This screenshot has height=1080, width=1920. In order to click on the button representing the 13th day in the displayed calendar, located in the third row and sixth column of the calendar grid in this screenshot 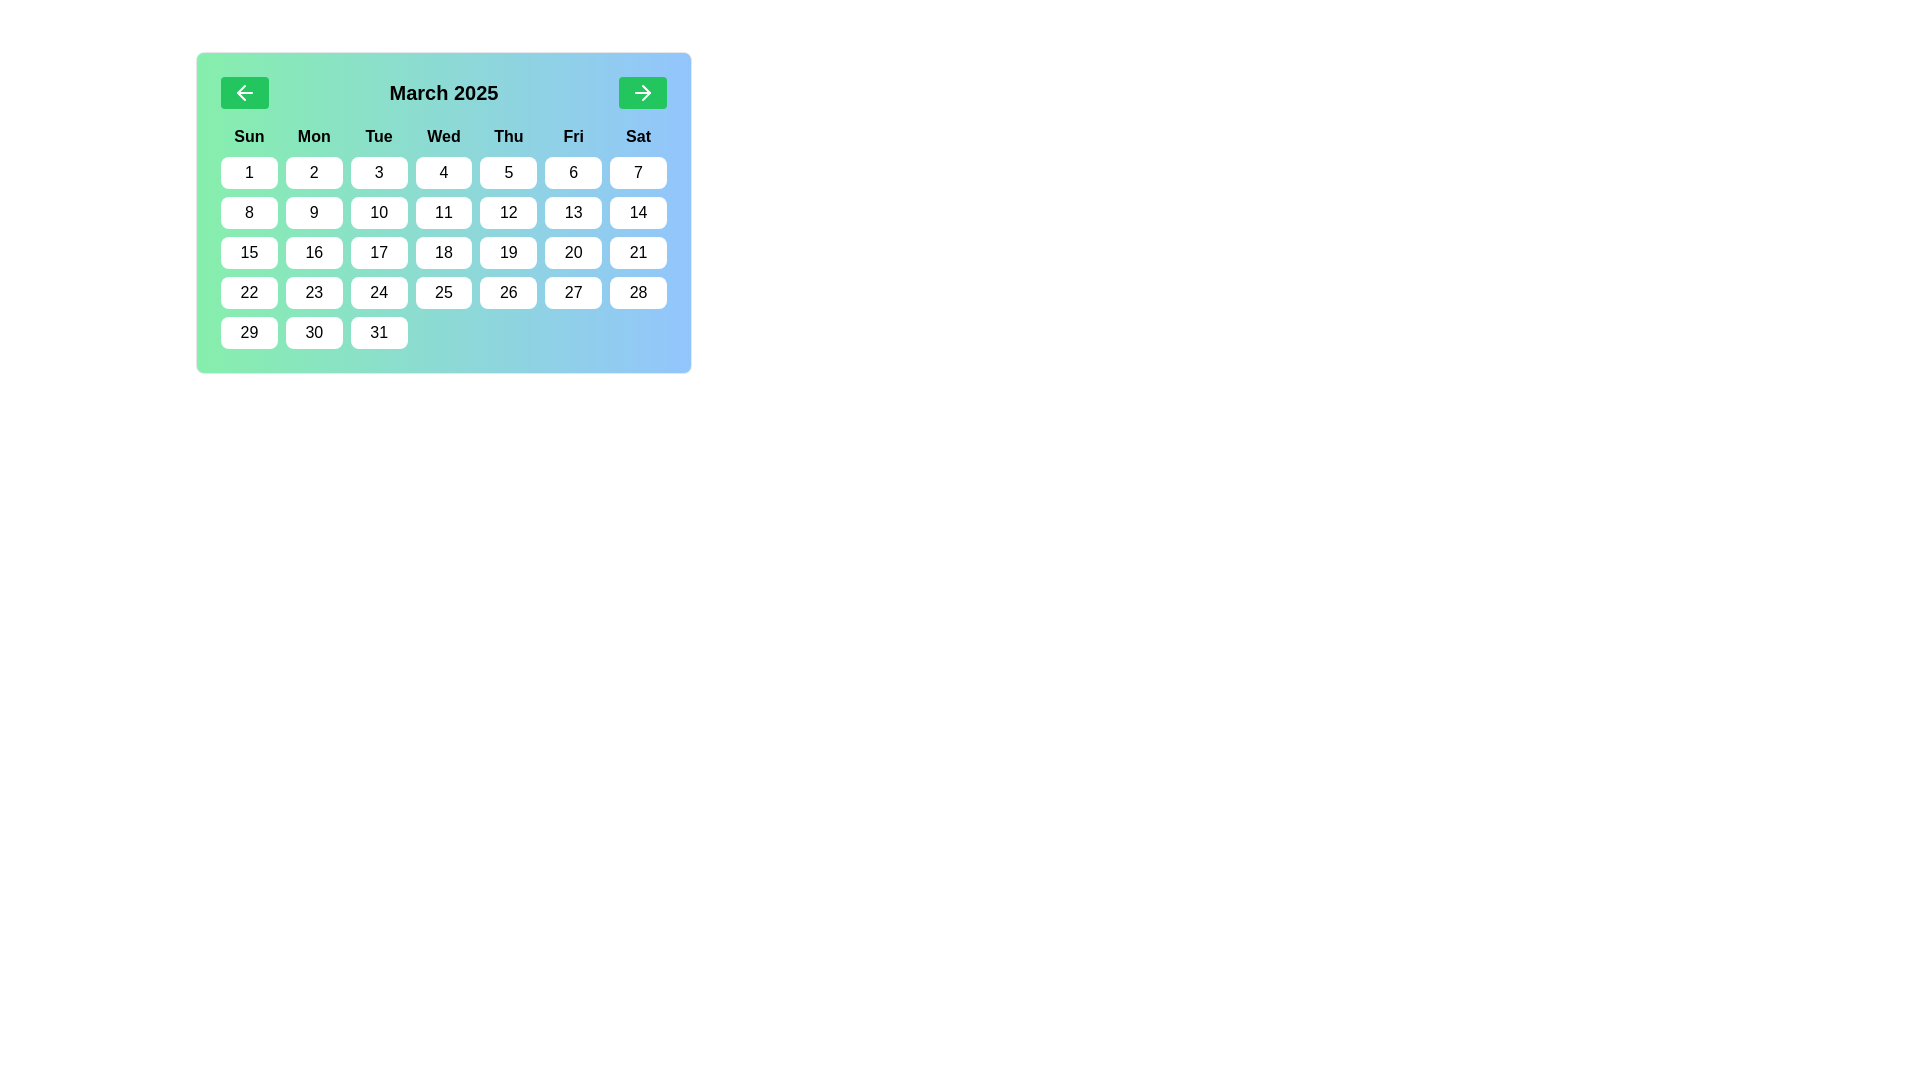, I will do `click(572, 212)`.